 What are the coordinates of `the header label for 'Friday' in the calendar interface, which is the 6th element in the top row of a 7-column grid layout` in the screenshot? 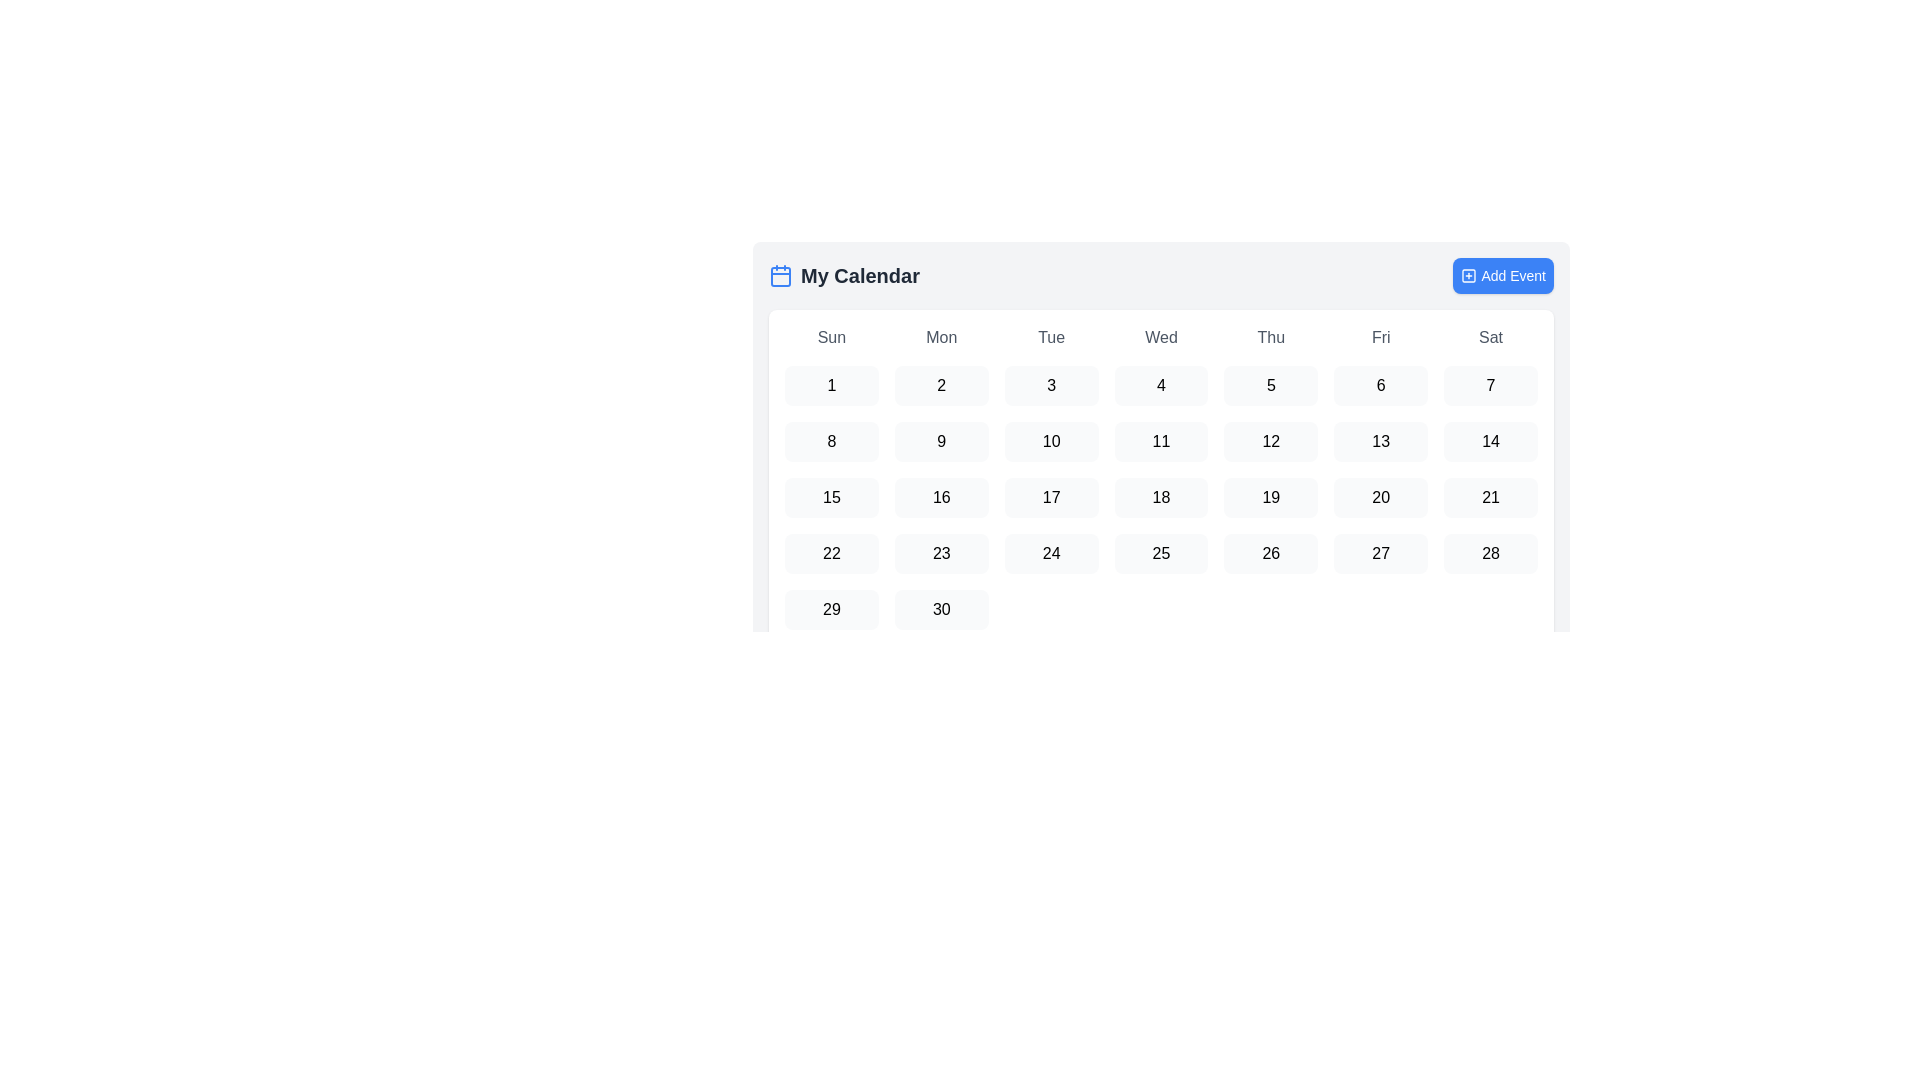 It's located at (1380, 337).